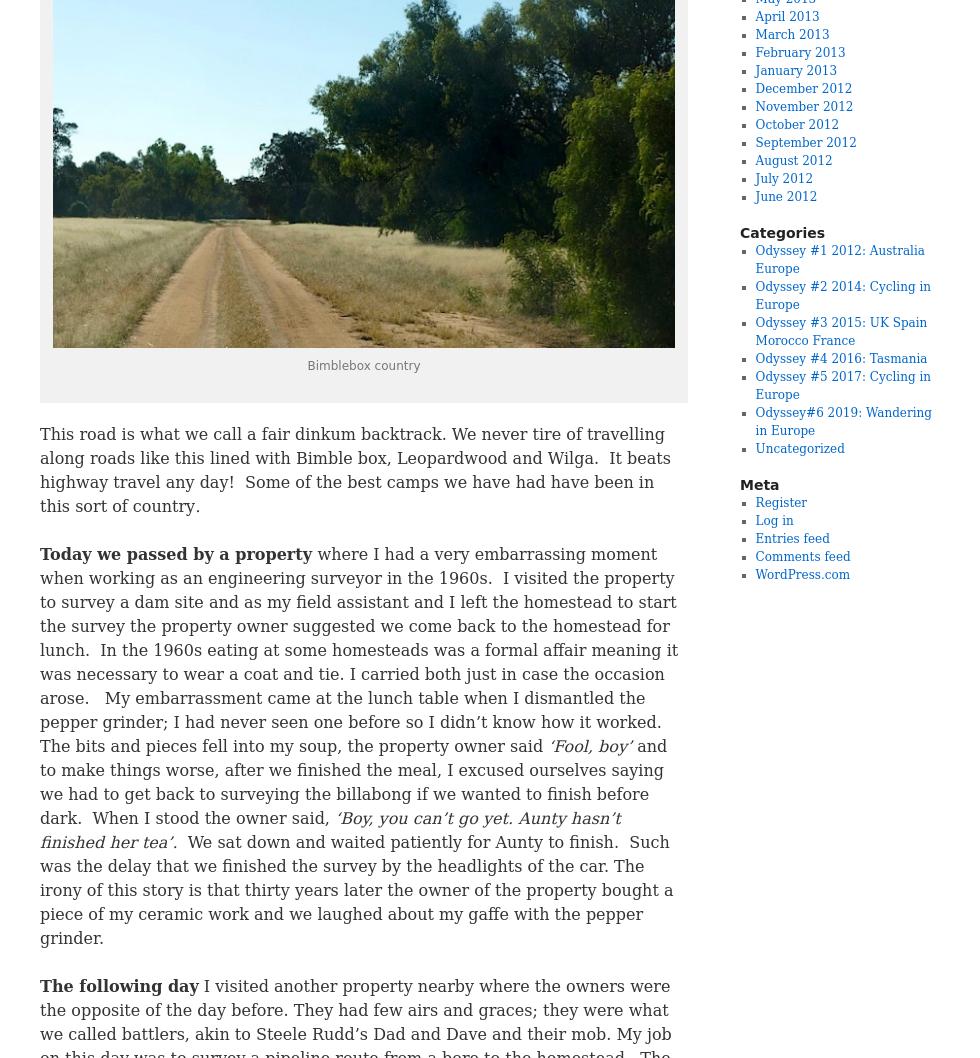  I want to click on 'Categories', so click(782, 232).